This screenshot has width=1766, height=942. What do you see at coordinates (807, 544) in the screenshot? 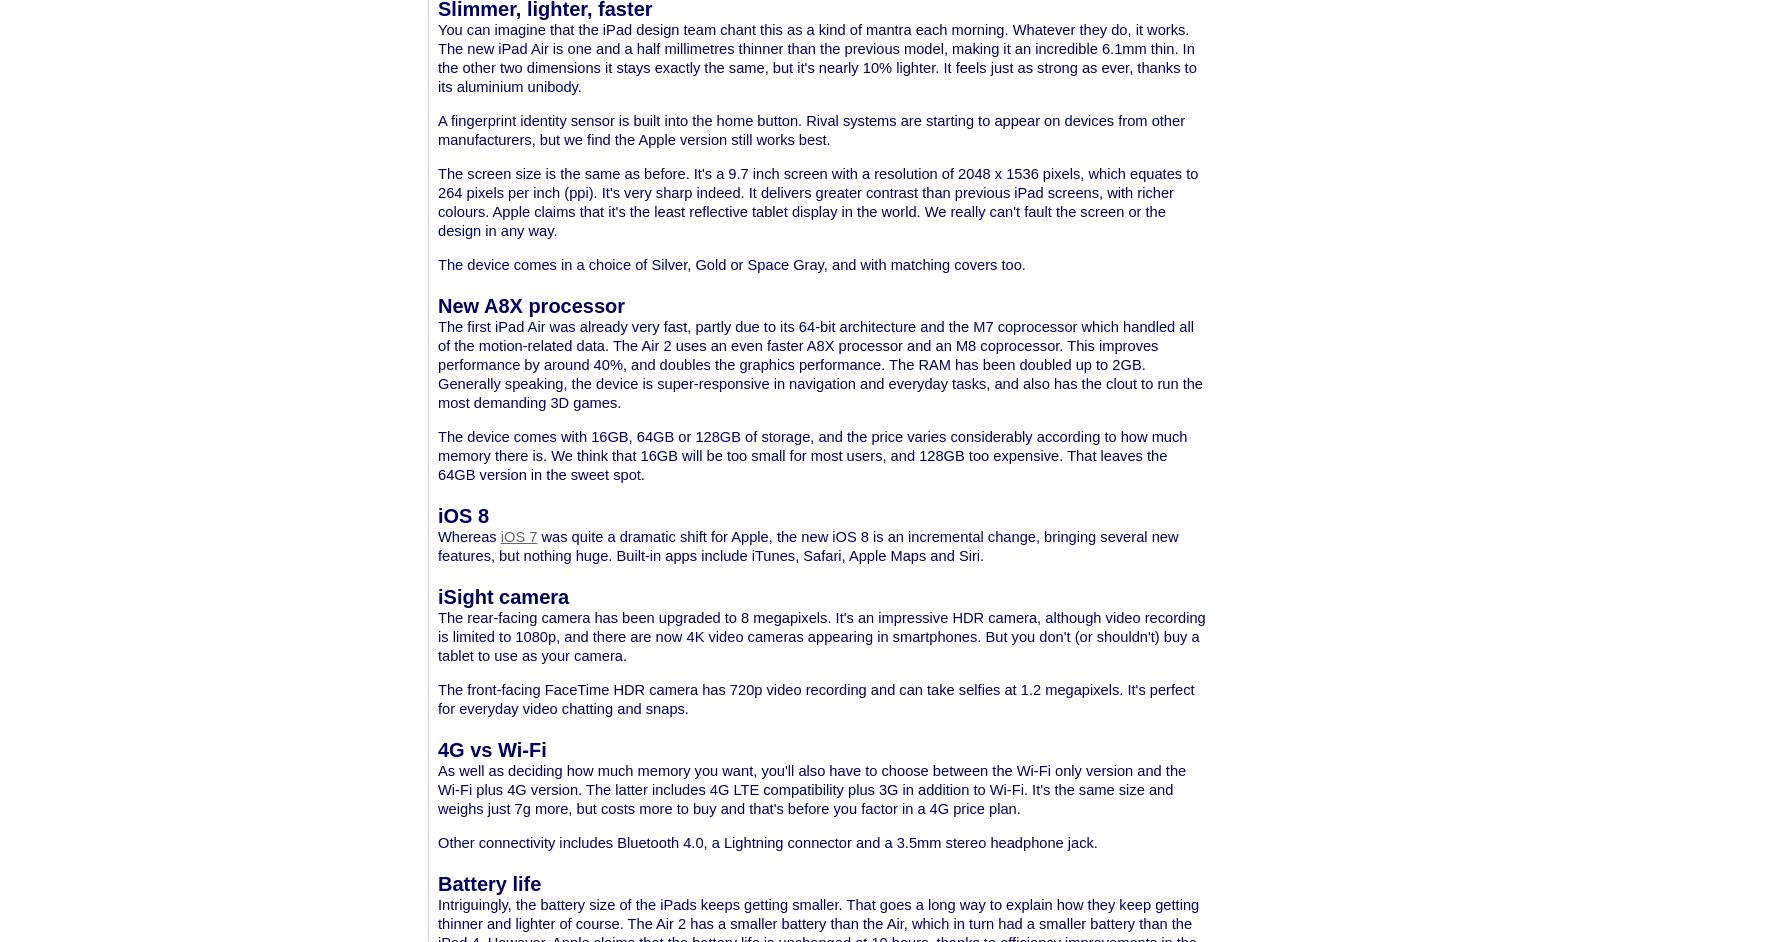
I see `'was quite a dramatic shift for Apple, the new iOS 8 is an incremental change, bringing several new features, but nothing huge. Built-in apps include iTunes, Safari, Apple Maps and Siri.'` at bounding box center [807, 544].